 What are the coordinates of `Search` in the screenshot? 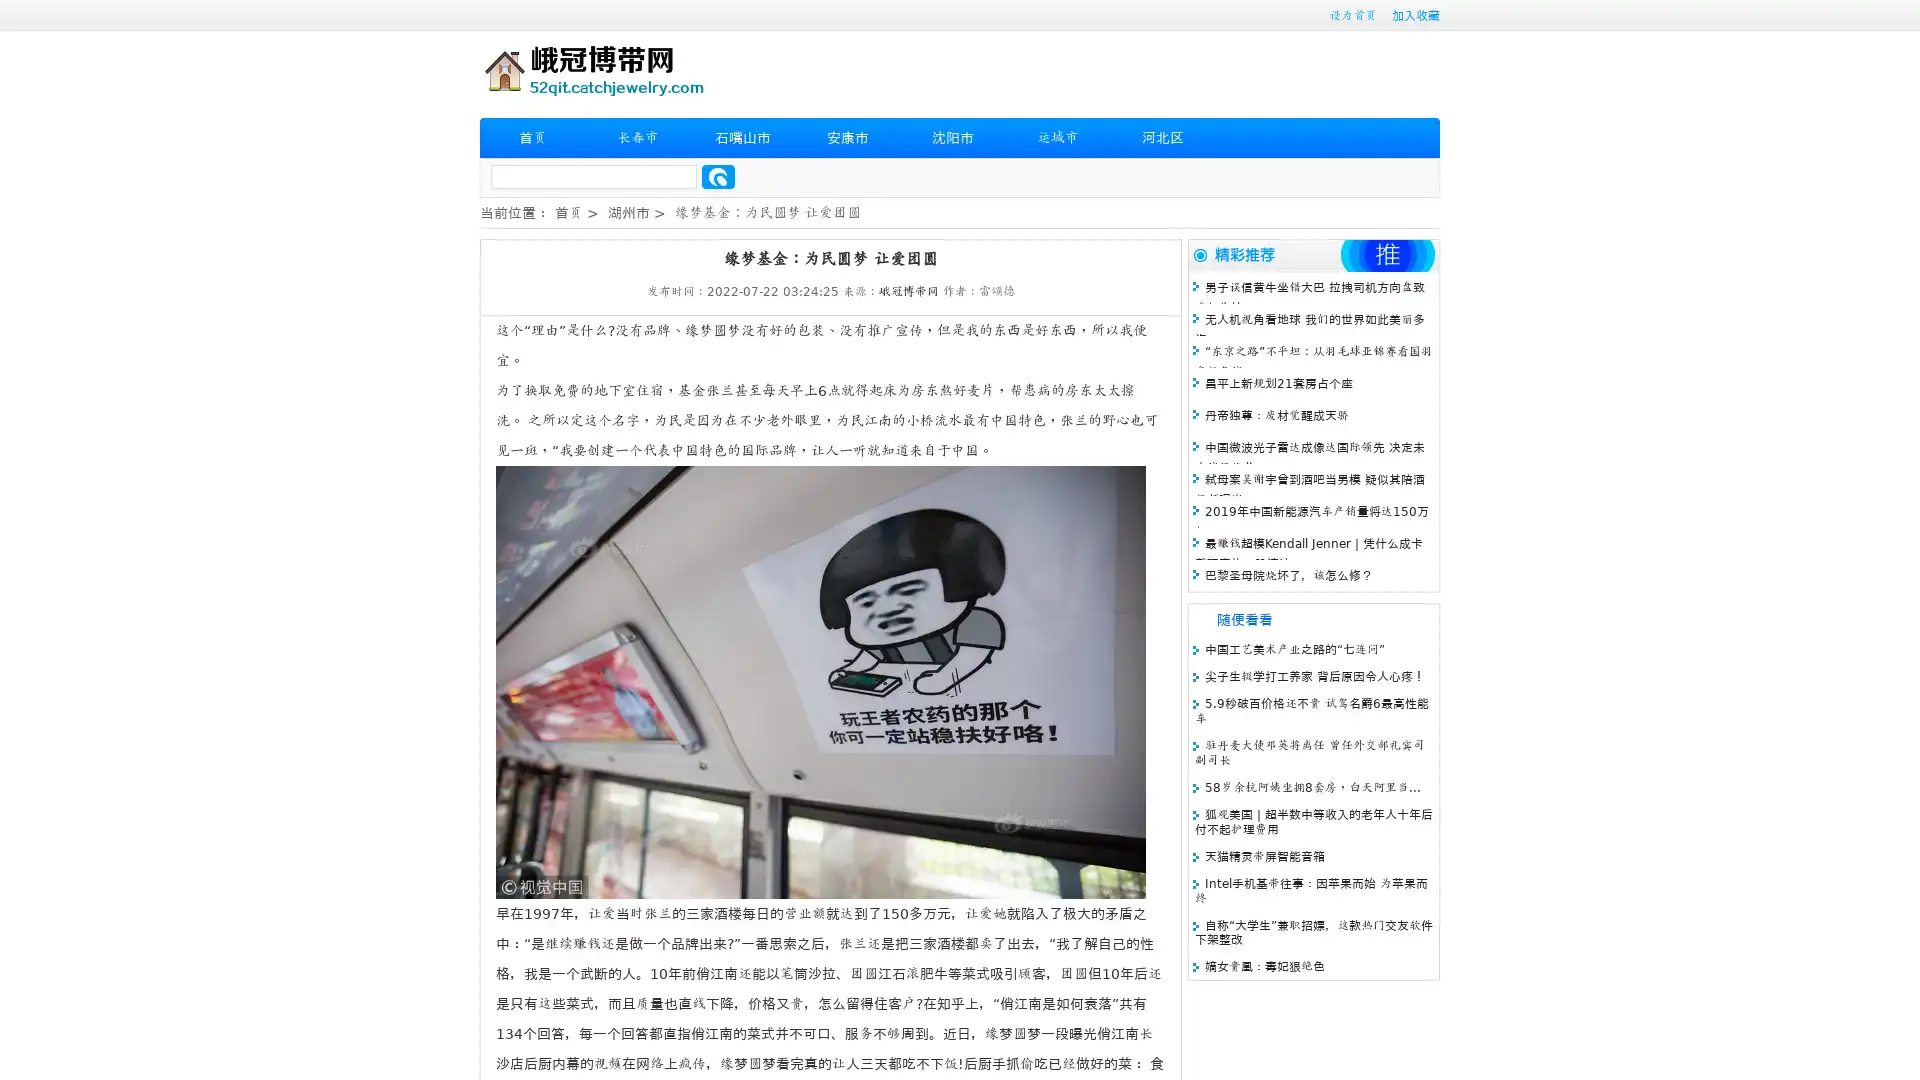 It's located at (718, 176).